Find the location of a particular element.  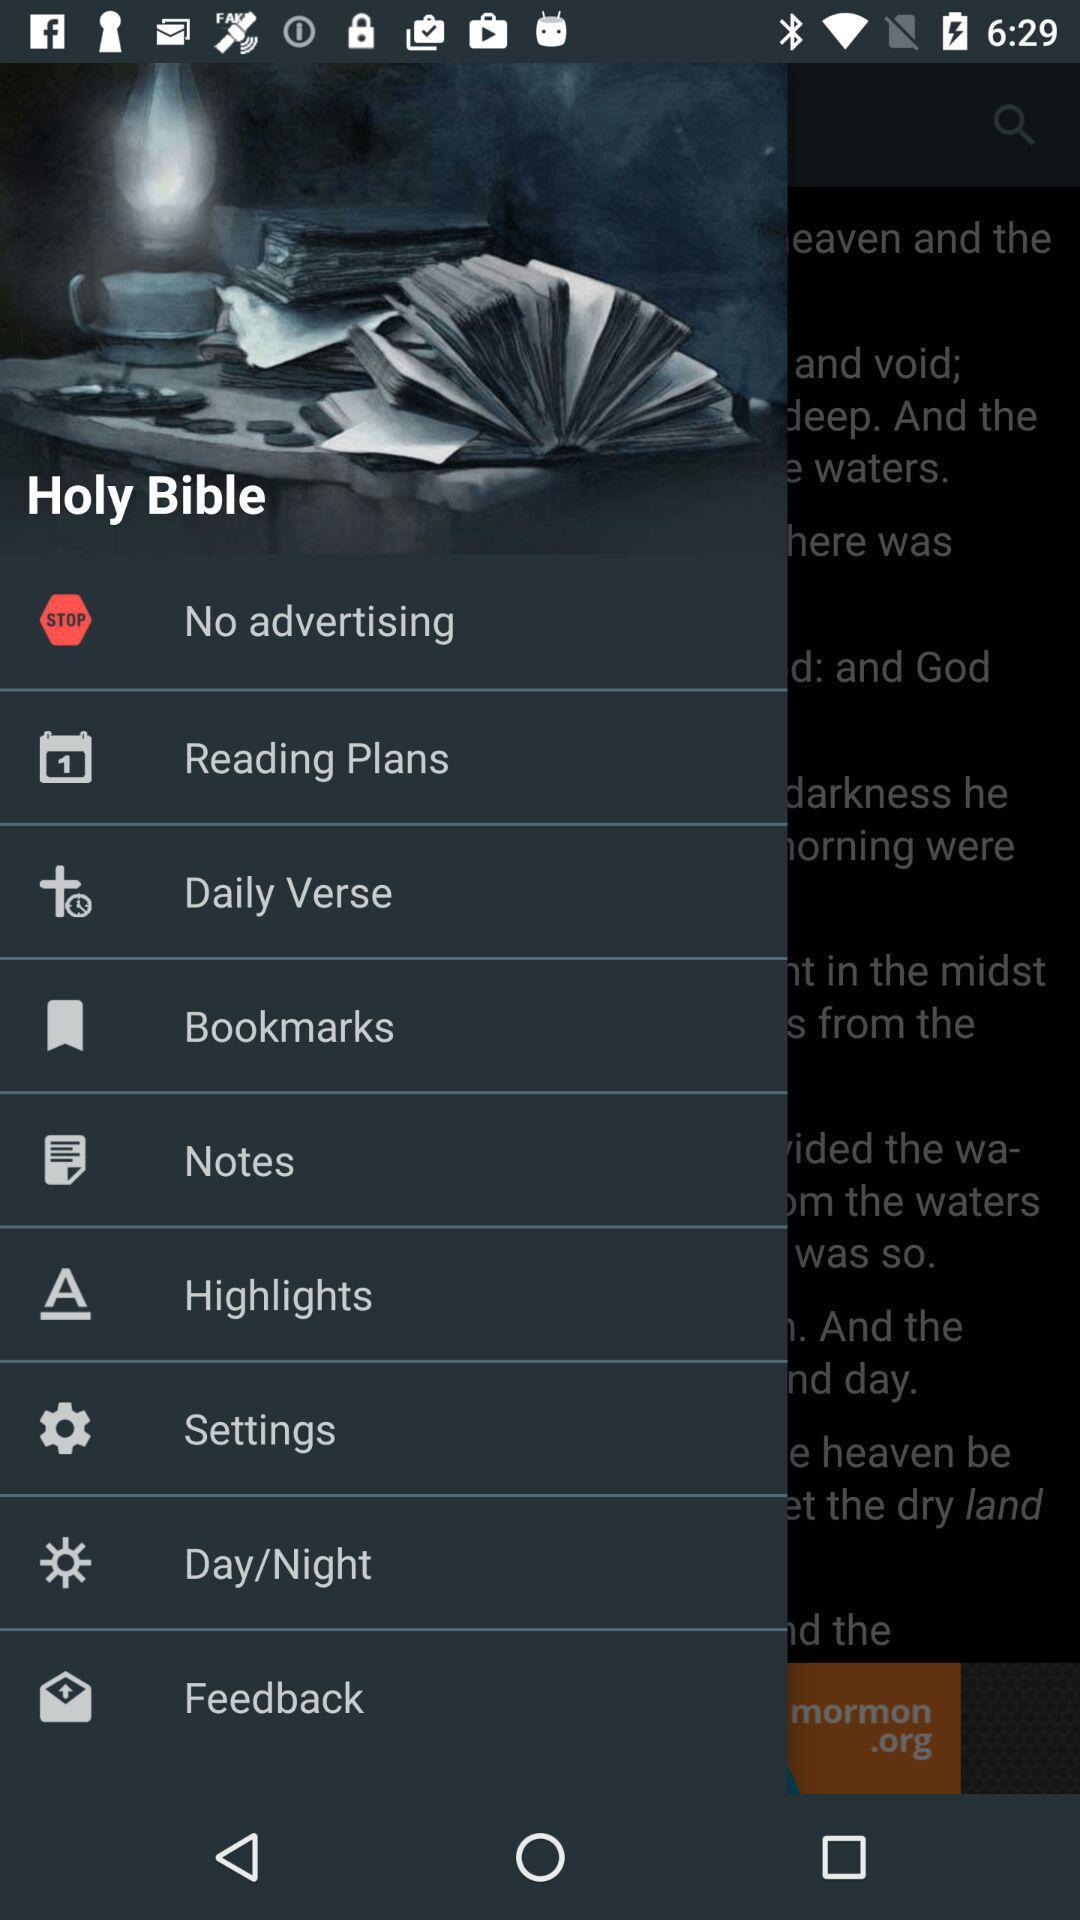

the search icon is located at coordinates (1014, 123).